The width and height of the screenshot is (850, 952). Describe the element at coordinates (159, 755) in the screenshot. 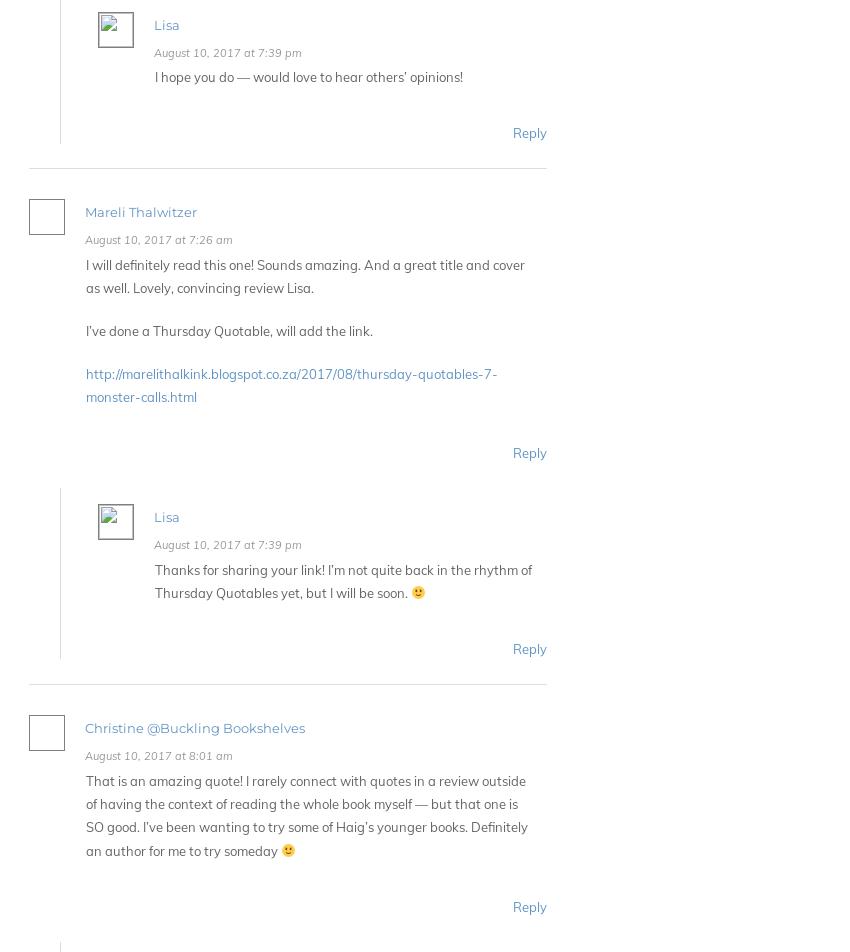

I see `'August 10, 2017 at 8:01 am'` at that location.